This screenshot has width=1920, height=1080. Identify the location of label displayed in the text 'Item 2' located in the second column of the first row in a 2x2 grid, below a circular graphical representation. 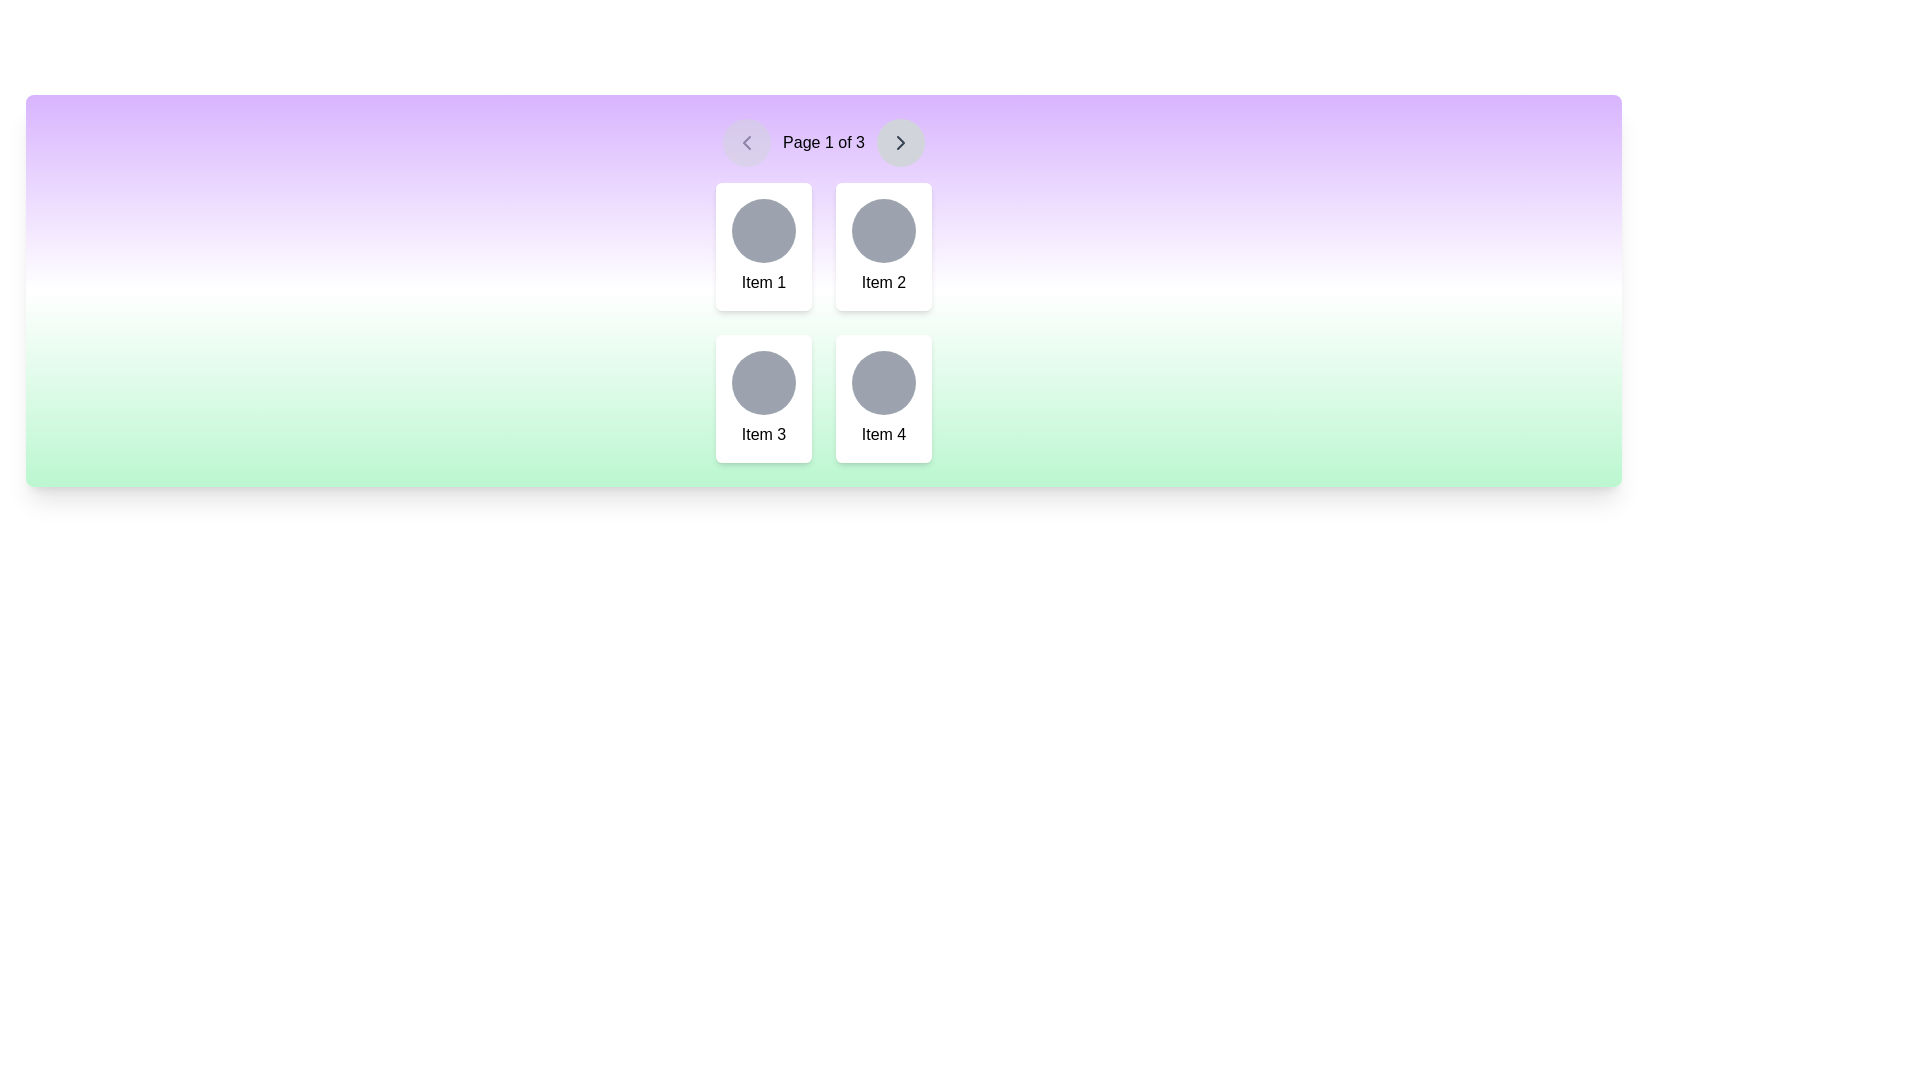
(882, 282).